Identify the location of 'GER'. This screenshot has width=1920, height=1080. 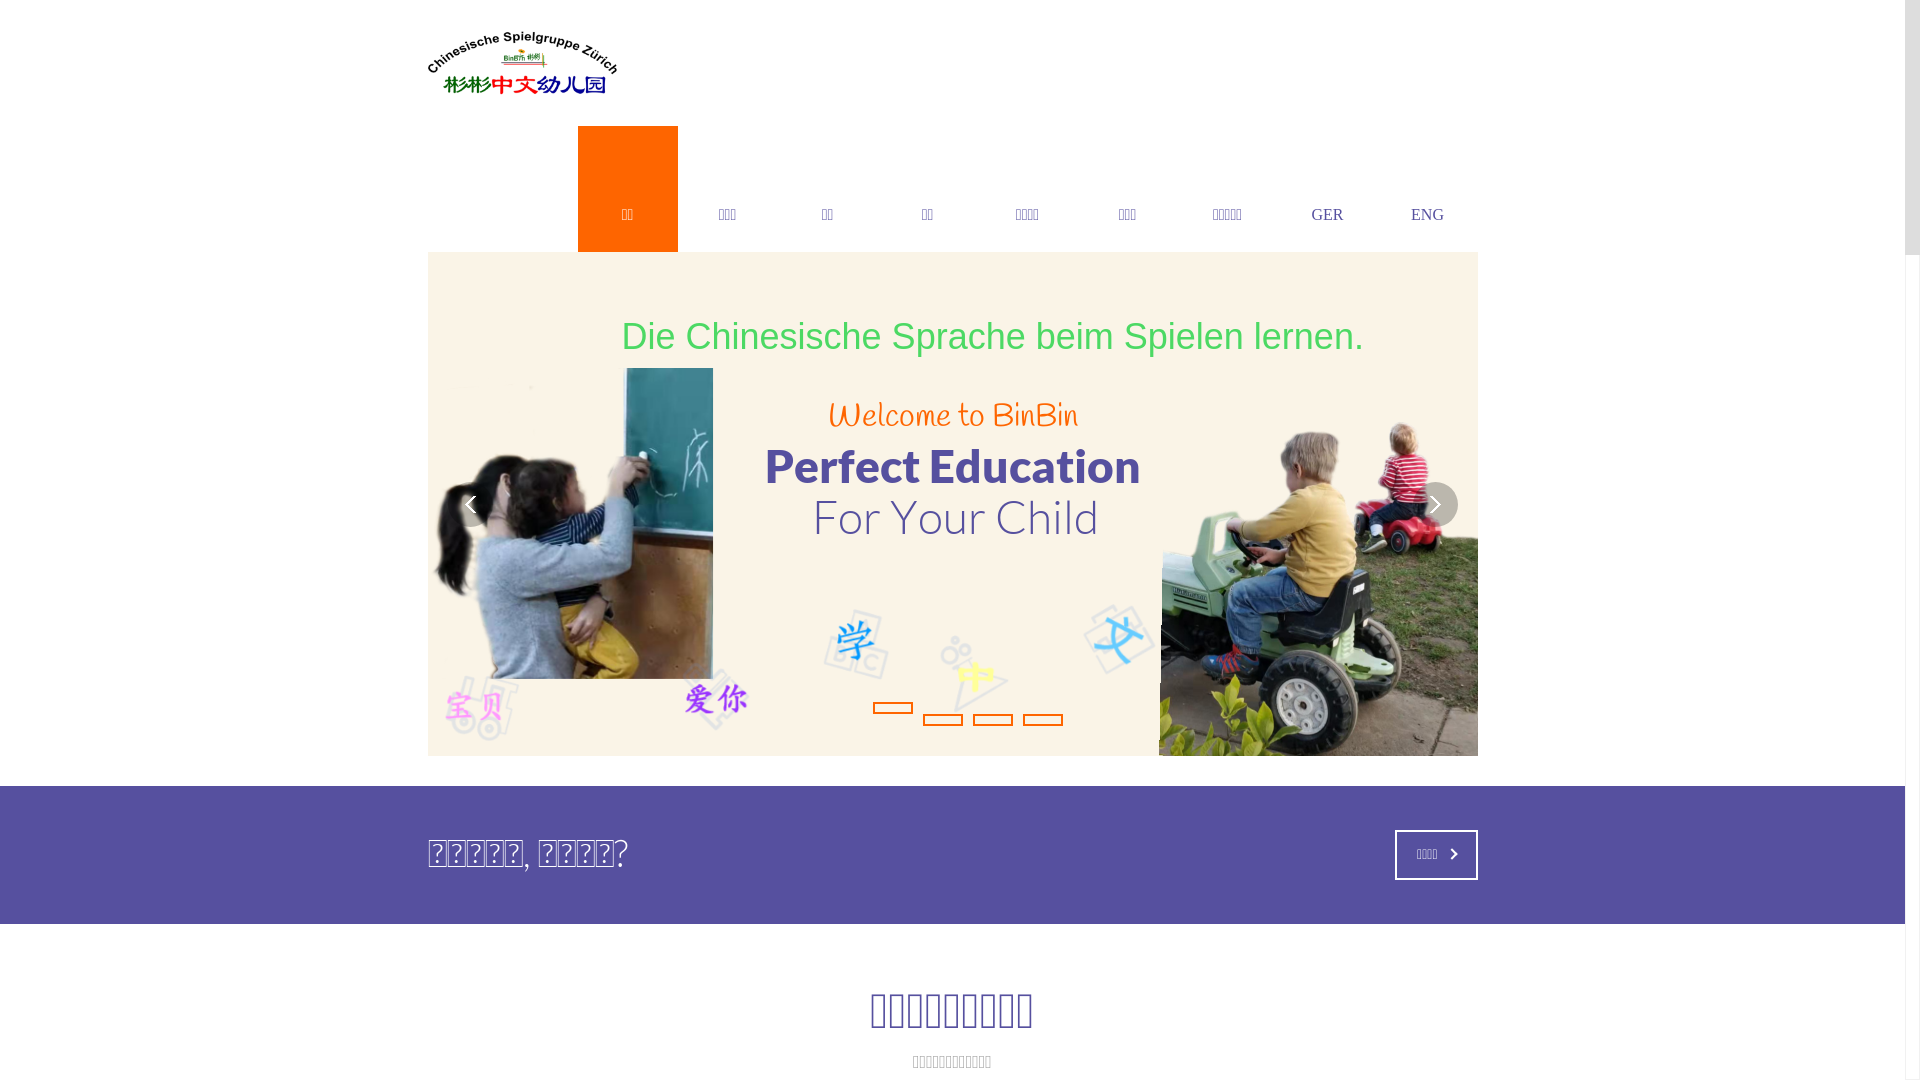
(1328, 189).